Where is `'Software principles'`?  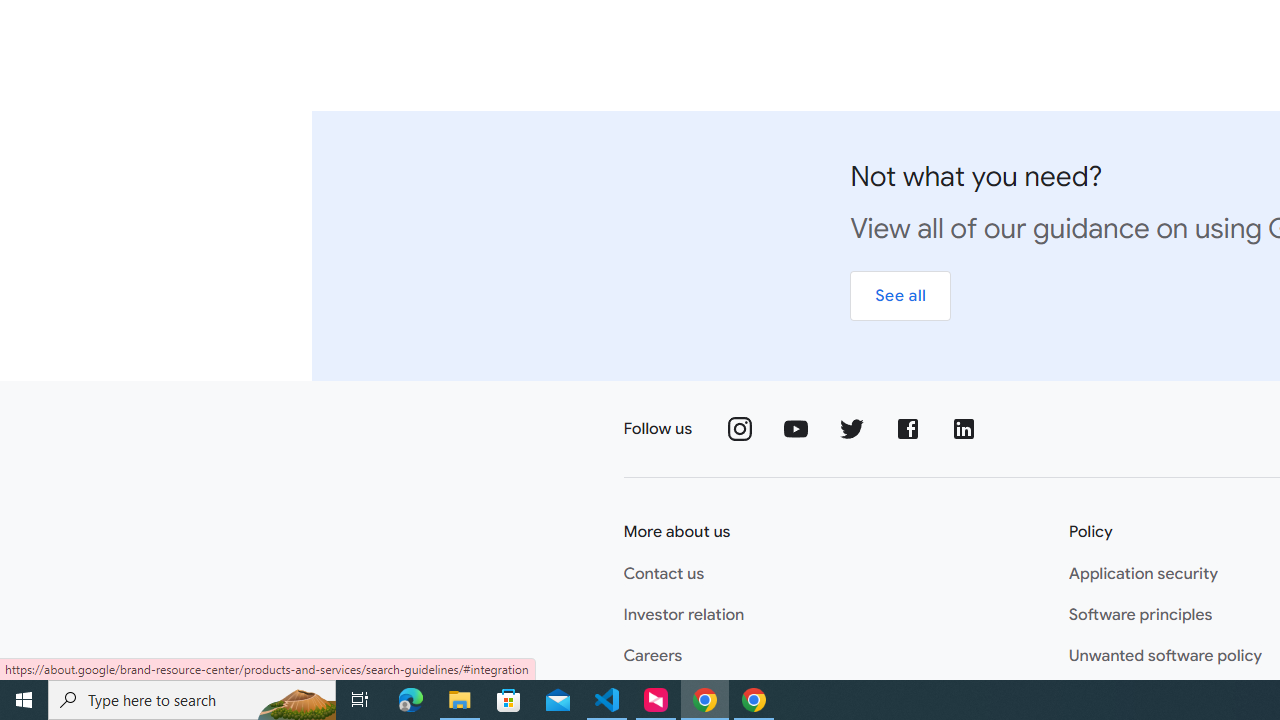
'Software principles' is located at coordinates (1140, 614).